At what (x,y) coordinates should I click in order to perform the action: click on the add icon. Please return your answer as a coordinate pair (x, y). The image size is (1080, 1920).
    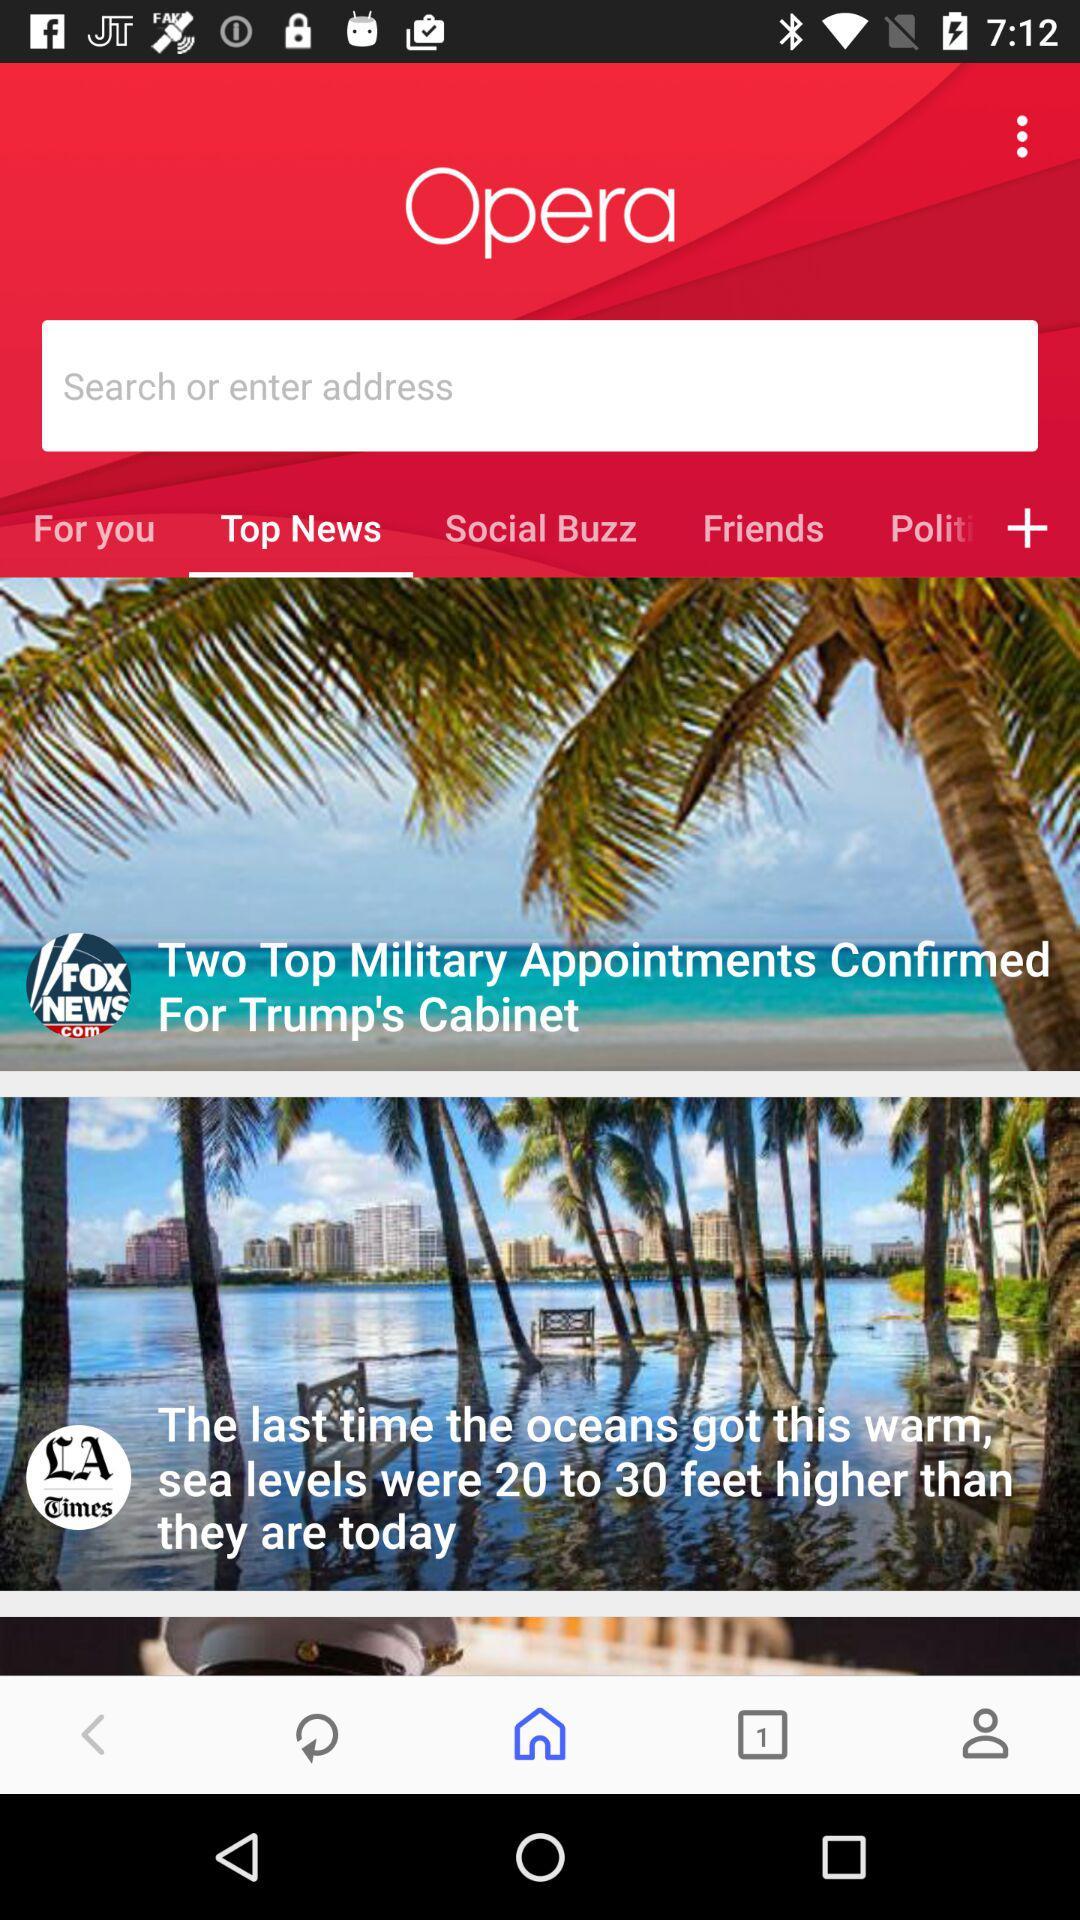
    Looking at the image, I should click on (1027, 527).